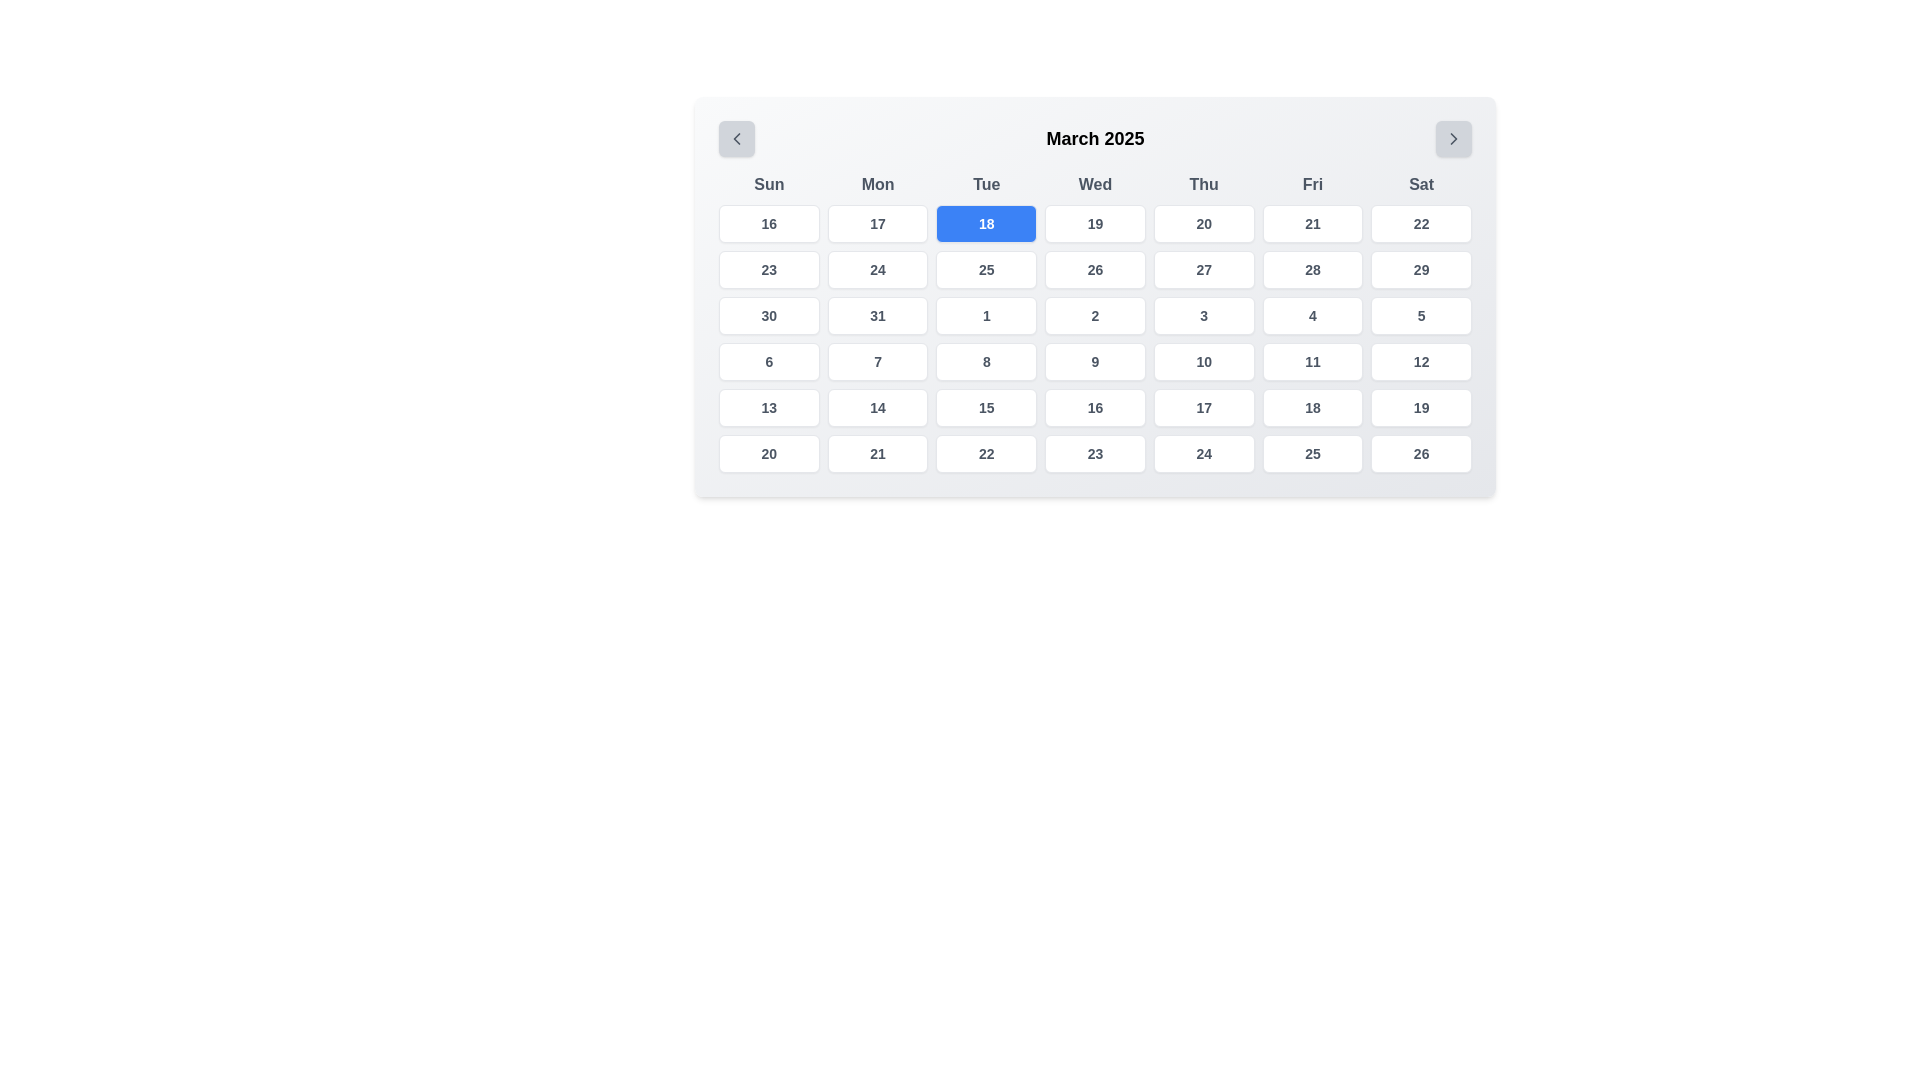 The width and height of the screenshot is (1920, 1080). I want to click on the button displaying the number '6' in the calendar grid for March 2025, so click(768, 362).